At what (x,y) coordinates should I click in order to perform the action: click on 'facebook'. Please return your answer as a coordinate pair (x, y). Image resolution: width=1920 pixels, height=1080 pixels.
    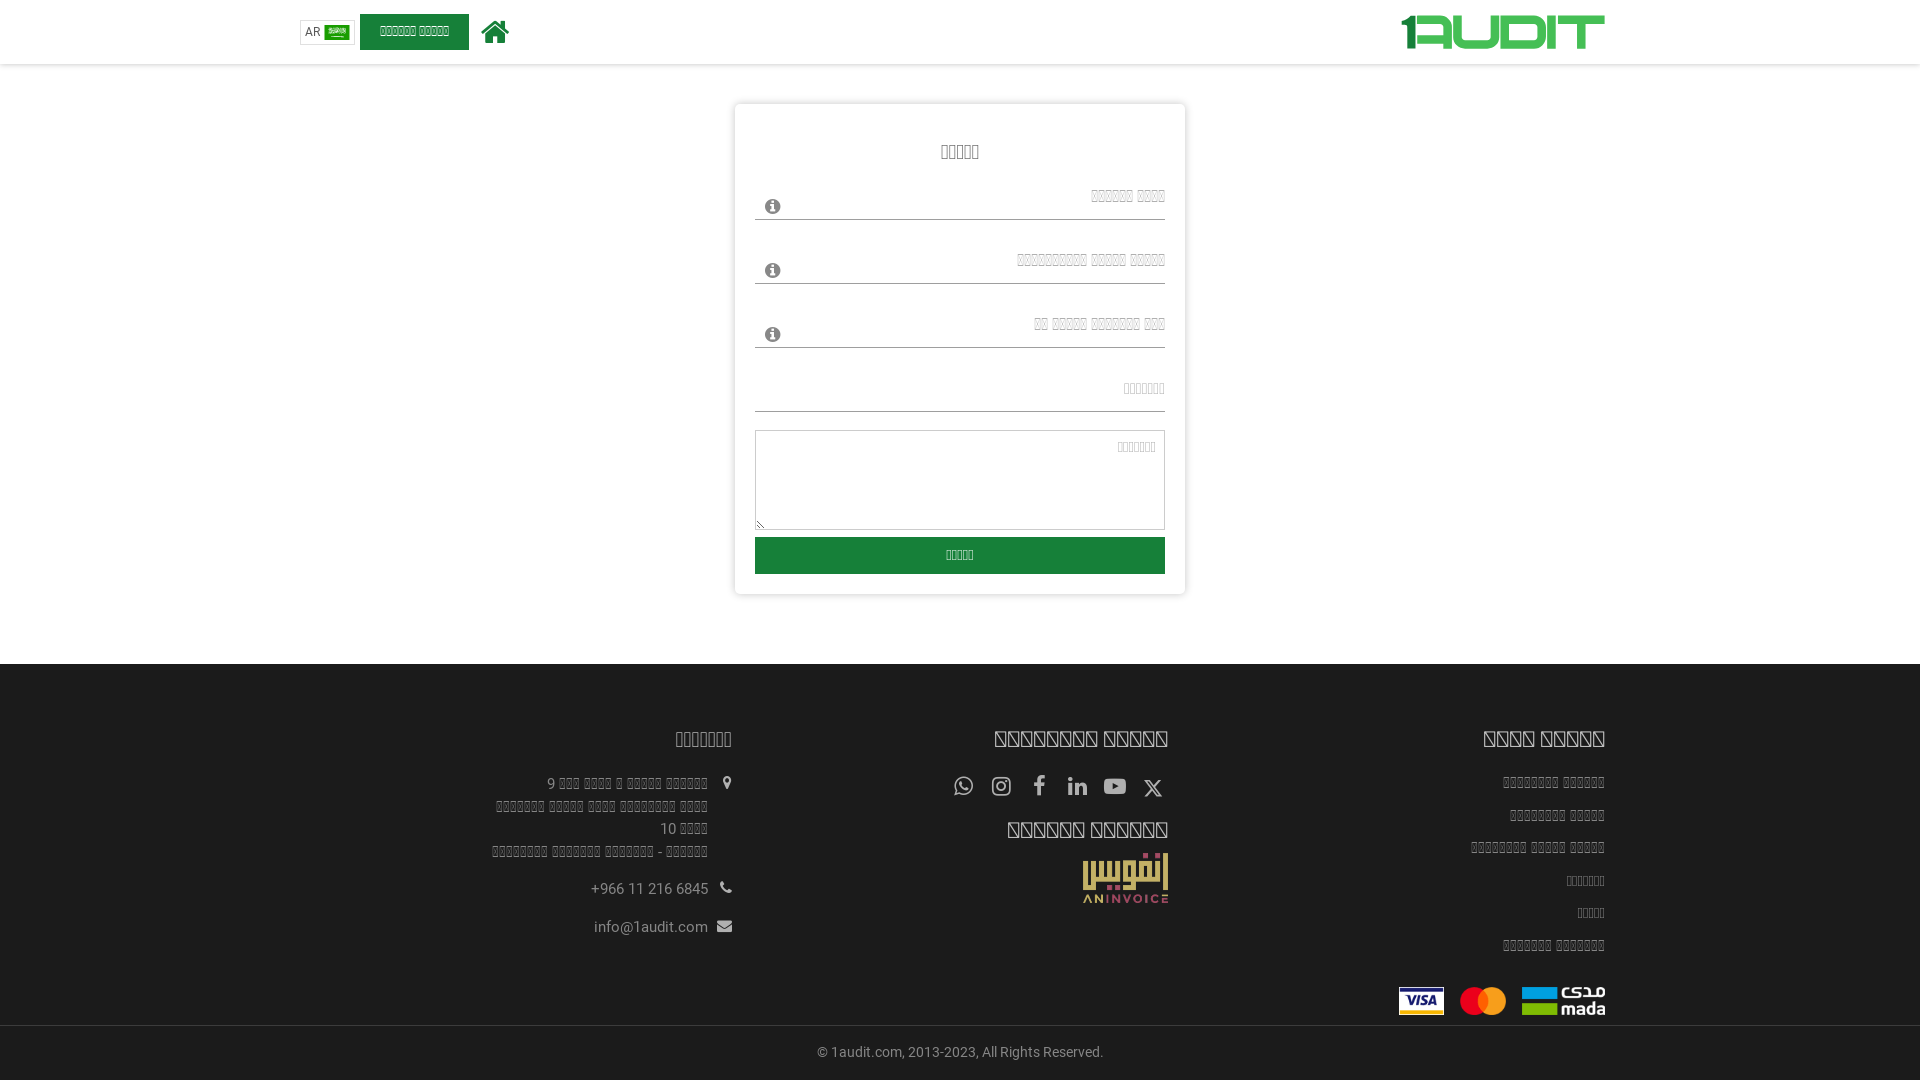
    Looking at the image, I should click on (1038, 785).